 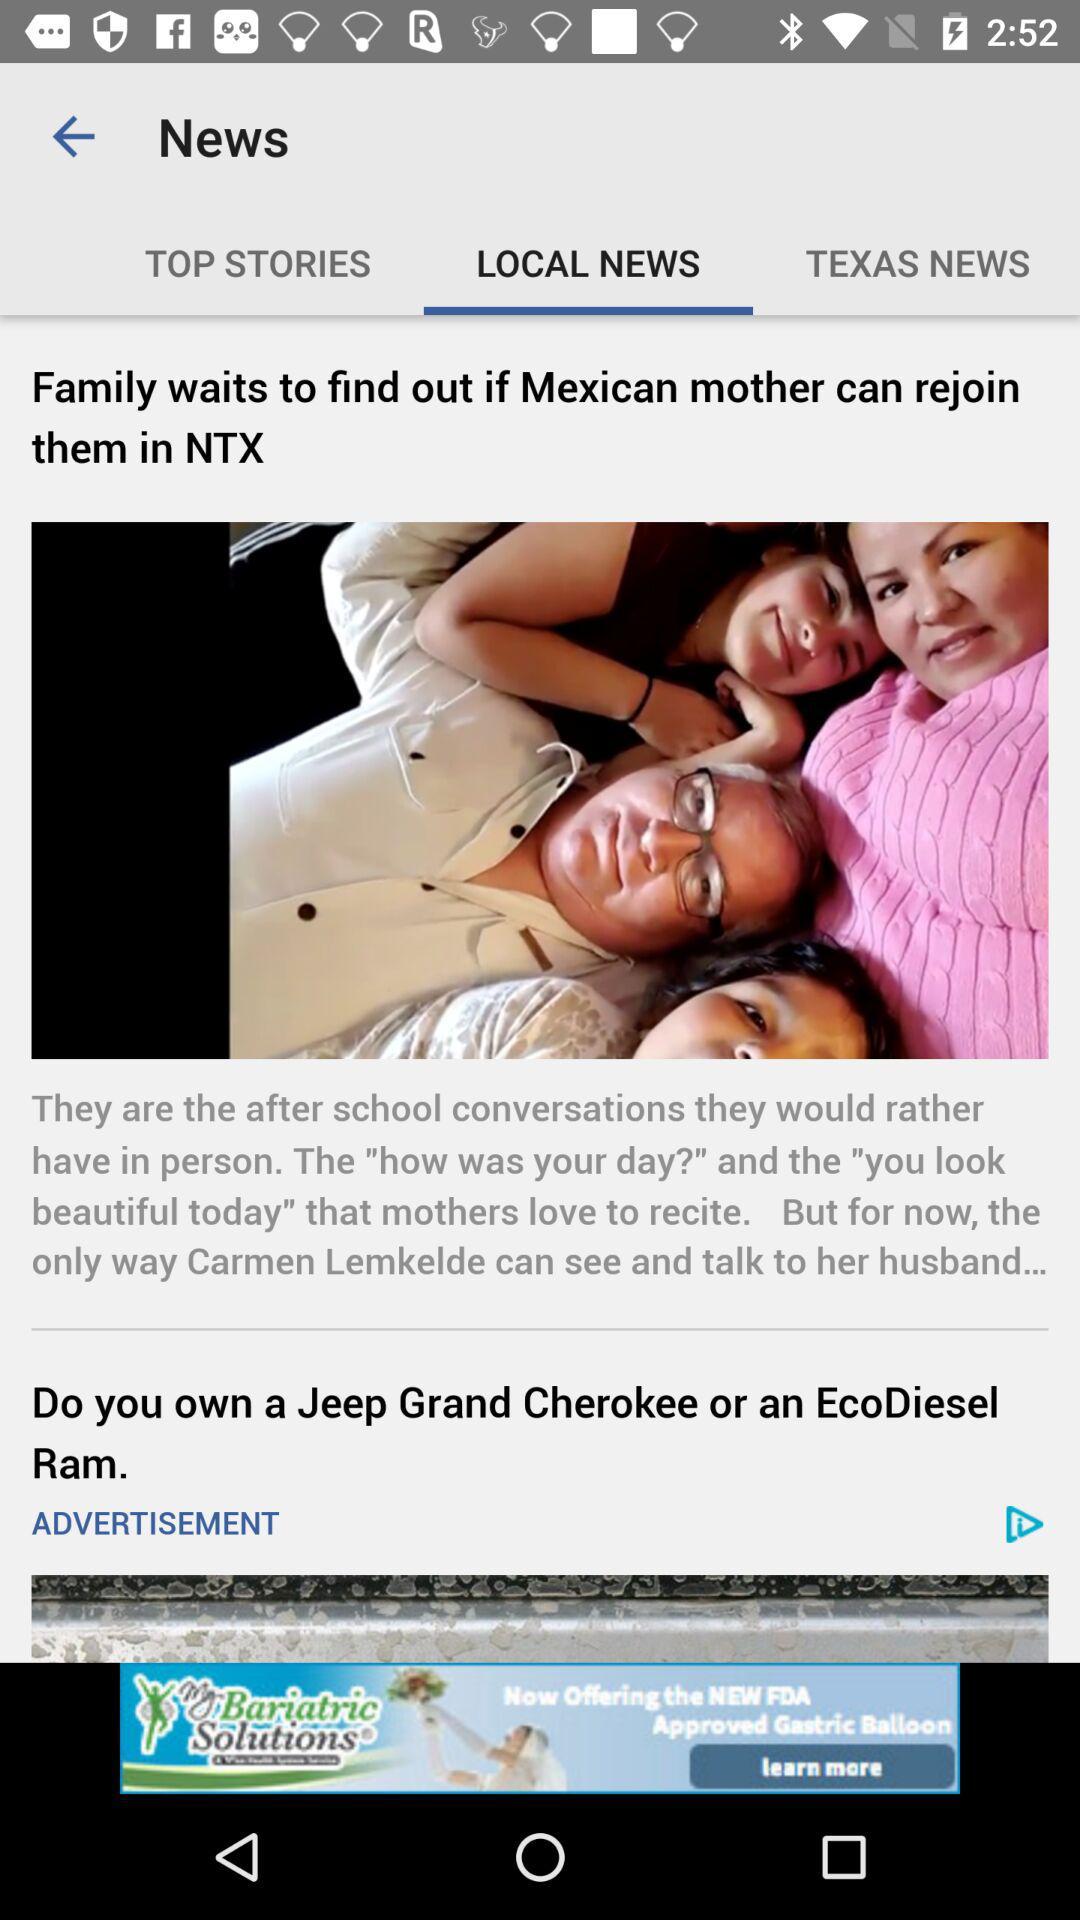 What do you see at coordinates (540, 1618) in the screenshot?
I see `opens a advertisement` at bounding box center [540, 1618].